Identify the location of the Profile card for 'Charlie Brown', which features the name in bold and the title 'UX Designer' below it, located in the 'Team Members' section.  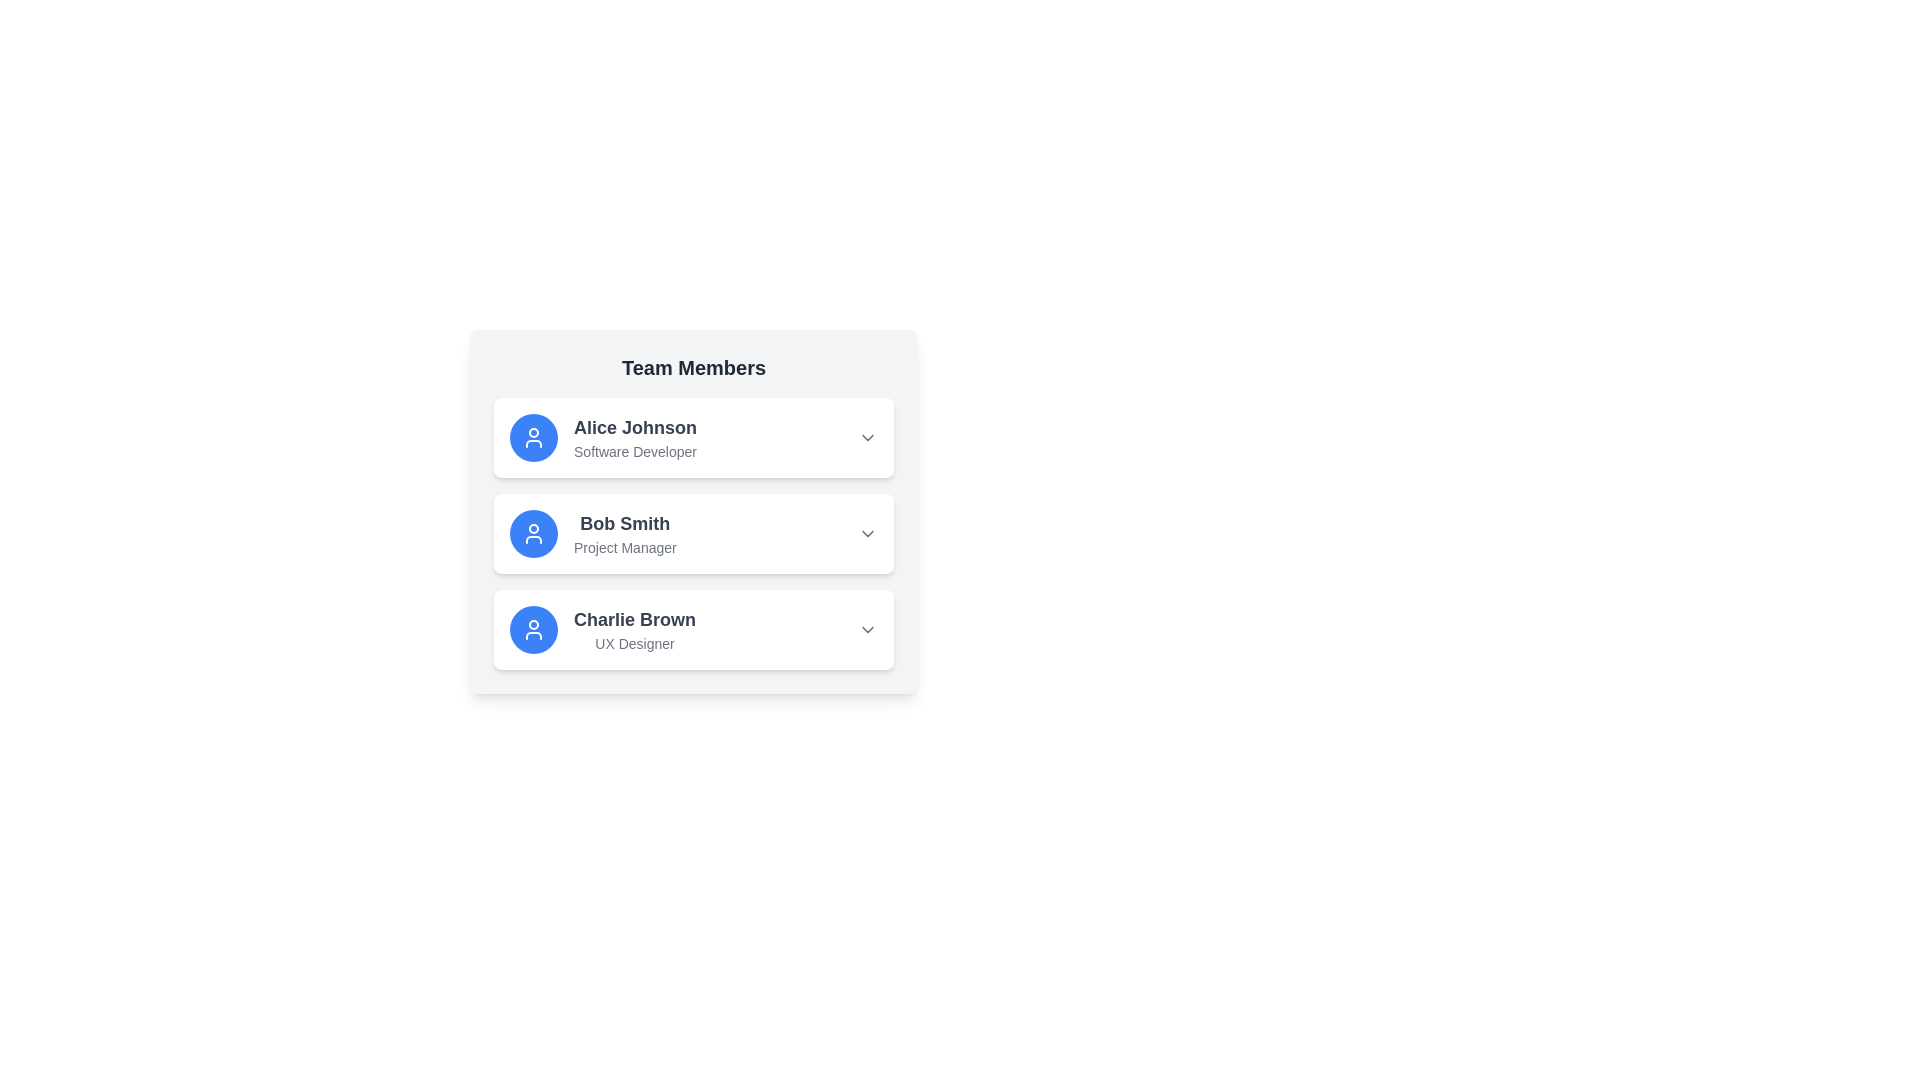
(694, 628).